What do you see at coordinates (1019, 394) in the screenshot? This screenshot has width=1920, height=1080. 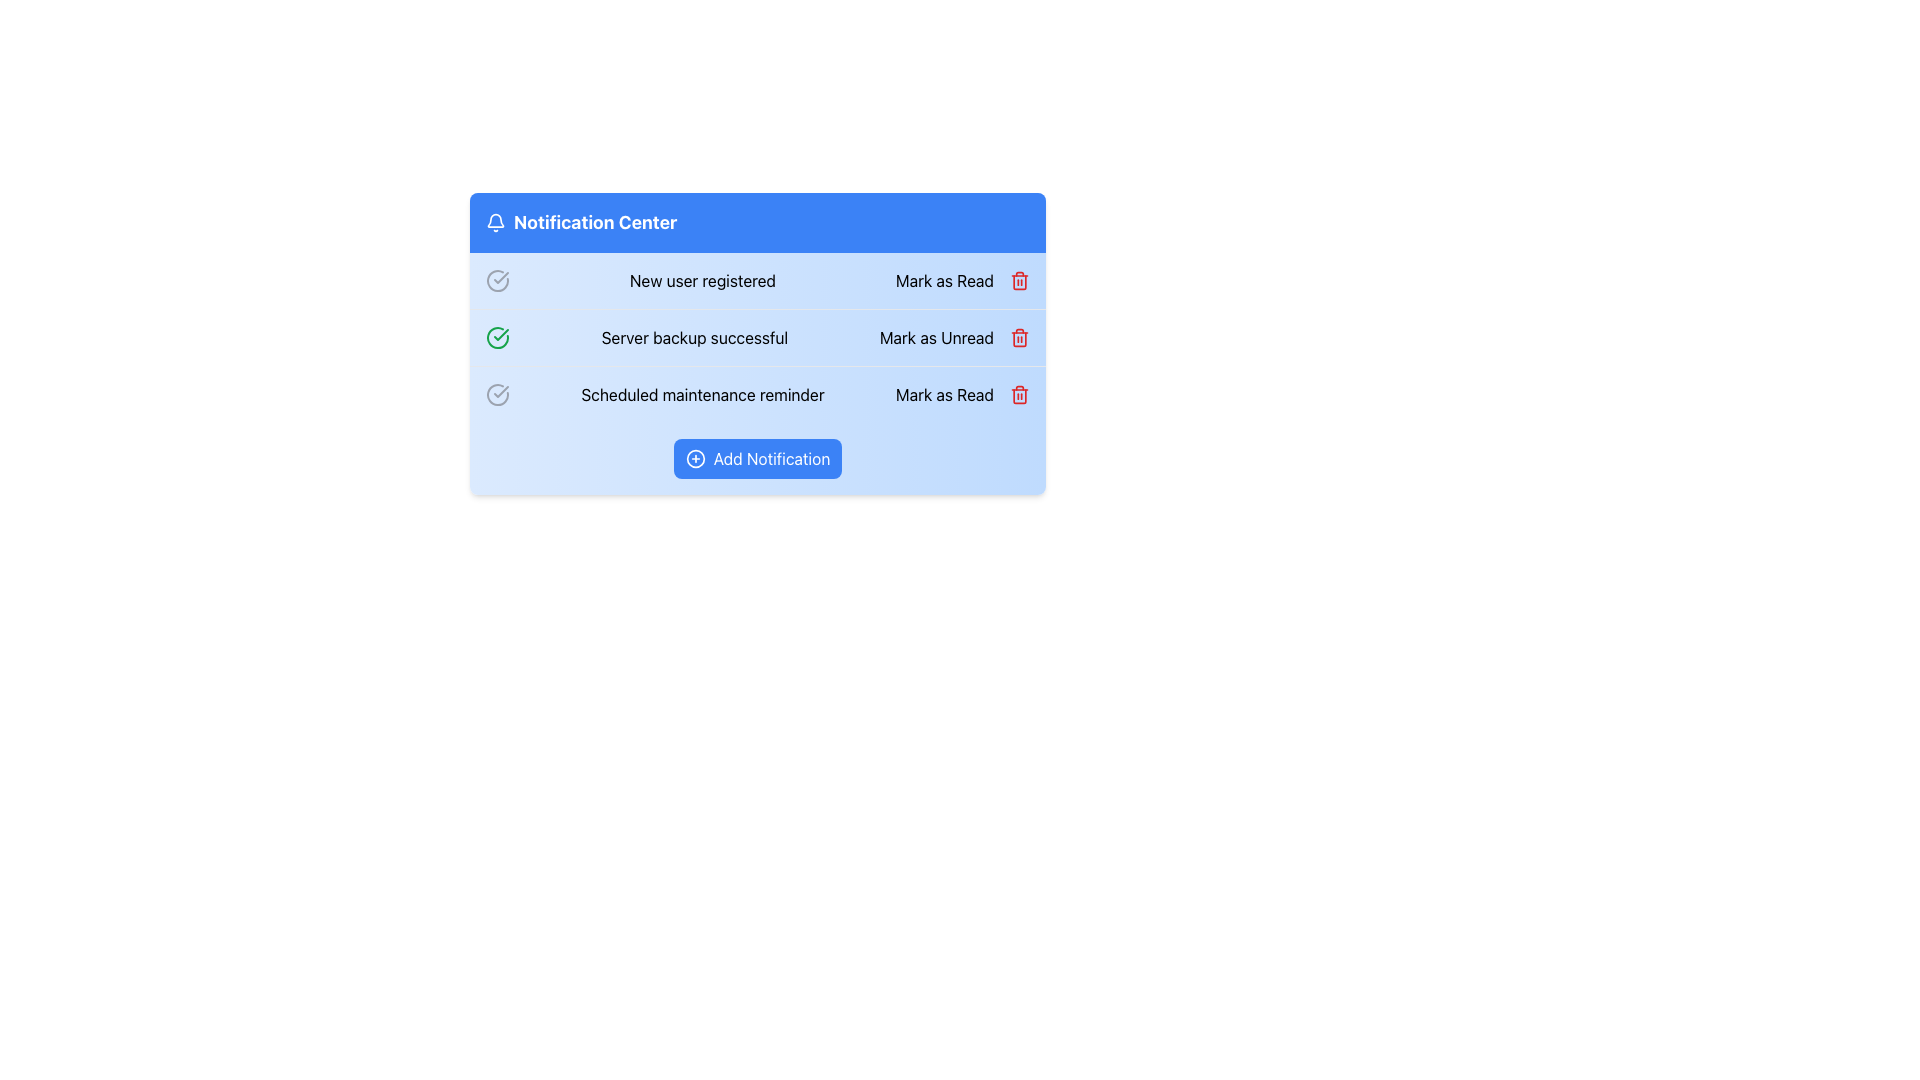 I see `the delete icon for the 'Scheduled maintenance reminder' notification located in the third row of the notification list` at bounding box center [1019, 394].